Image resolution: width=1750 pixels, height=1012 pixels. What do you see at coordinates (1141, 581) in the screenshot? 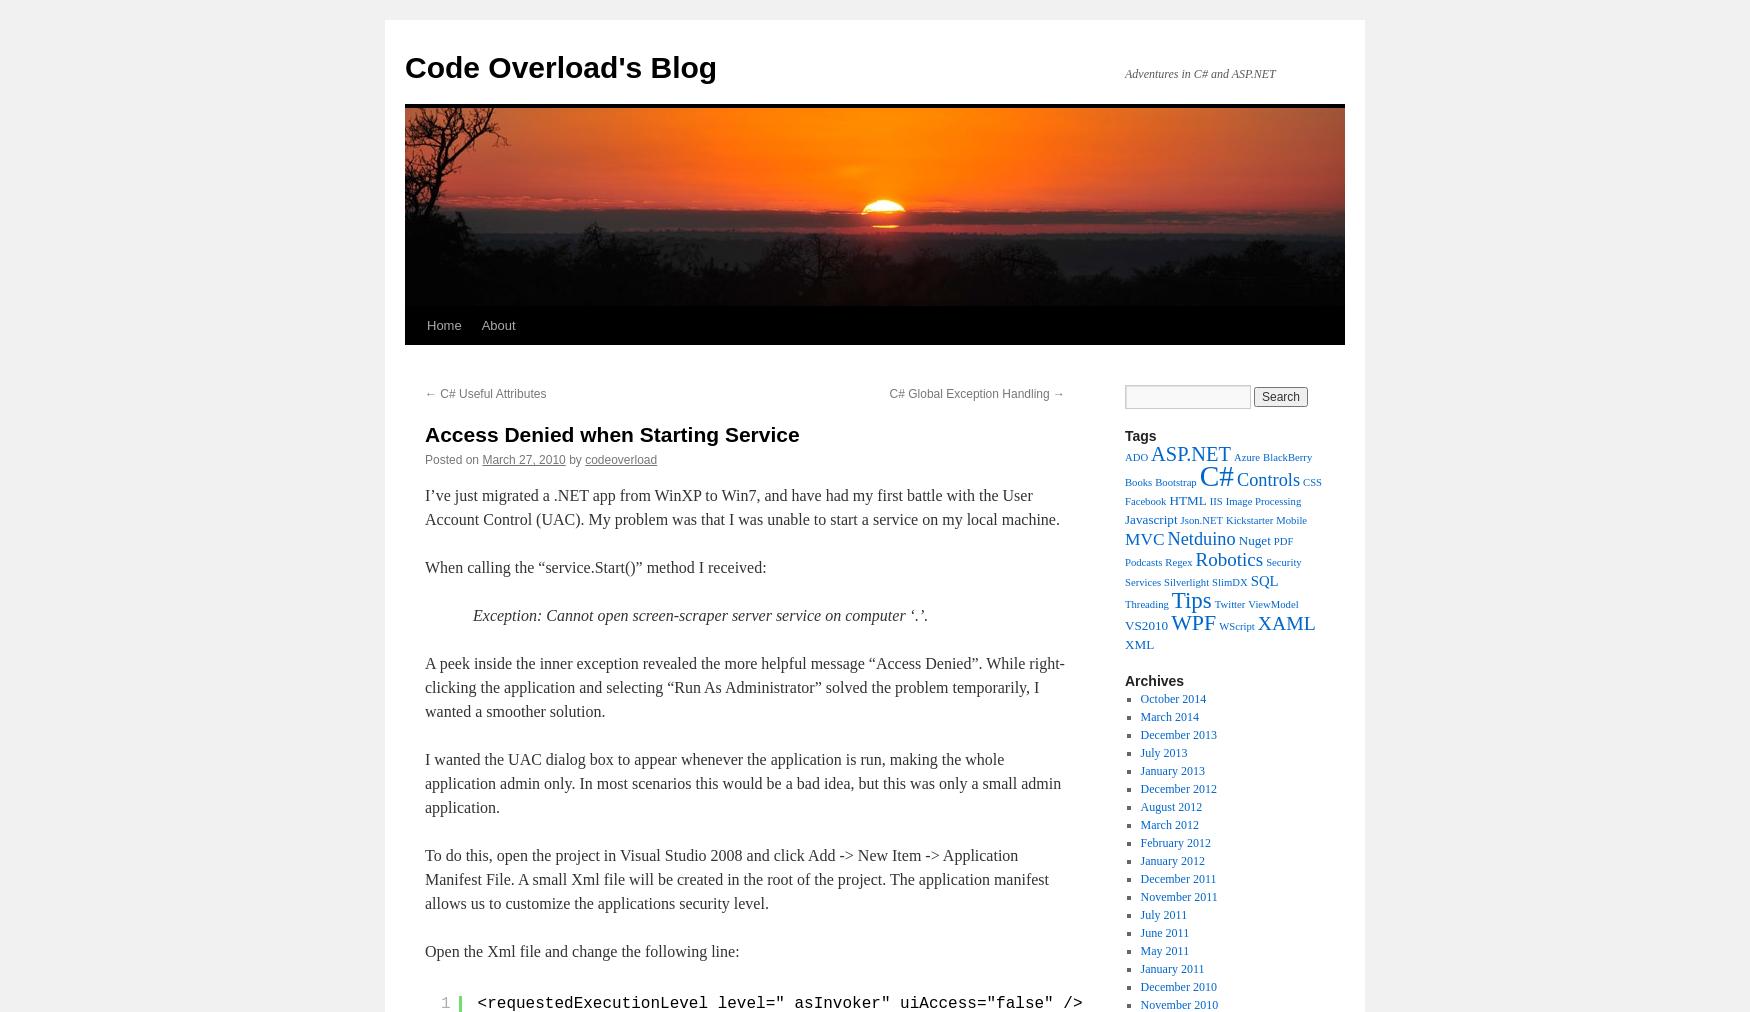
I see `'Services'` at bounding box center [1141, 581].